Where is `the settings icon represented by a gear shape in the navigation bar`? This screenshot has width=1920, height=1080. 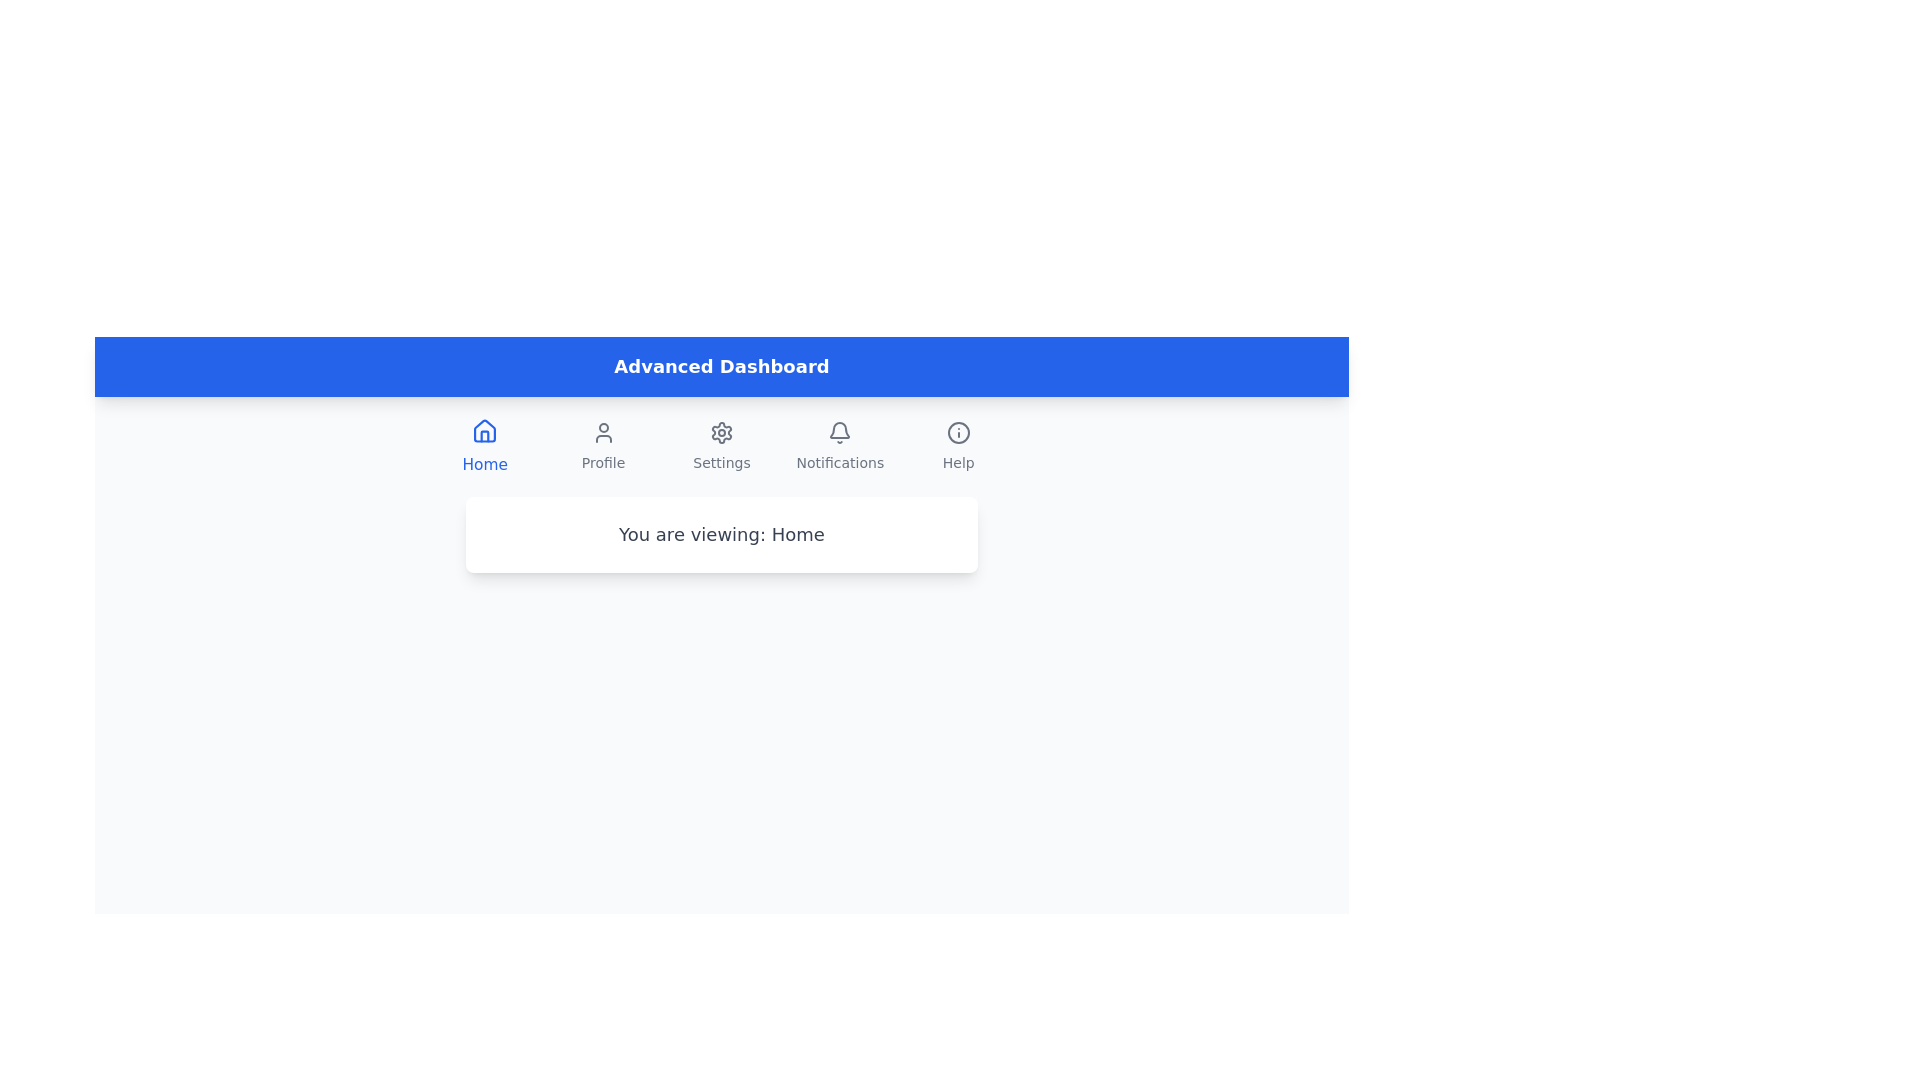 the settings icon represented by a gear shape in the navigation bar is located at coordinates (720, 431).